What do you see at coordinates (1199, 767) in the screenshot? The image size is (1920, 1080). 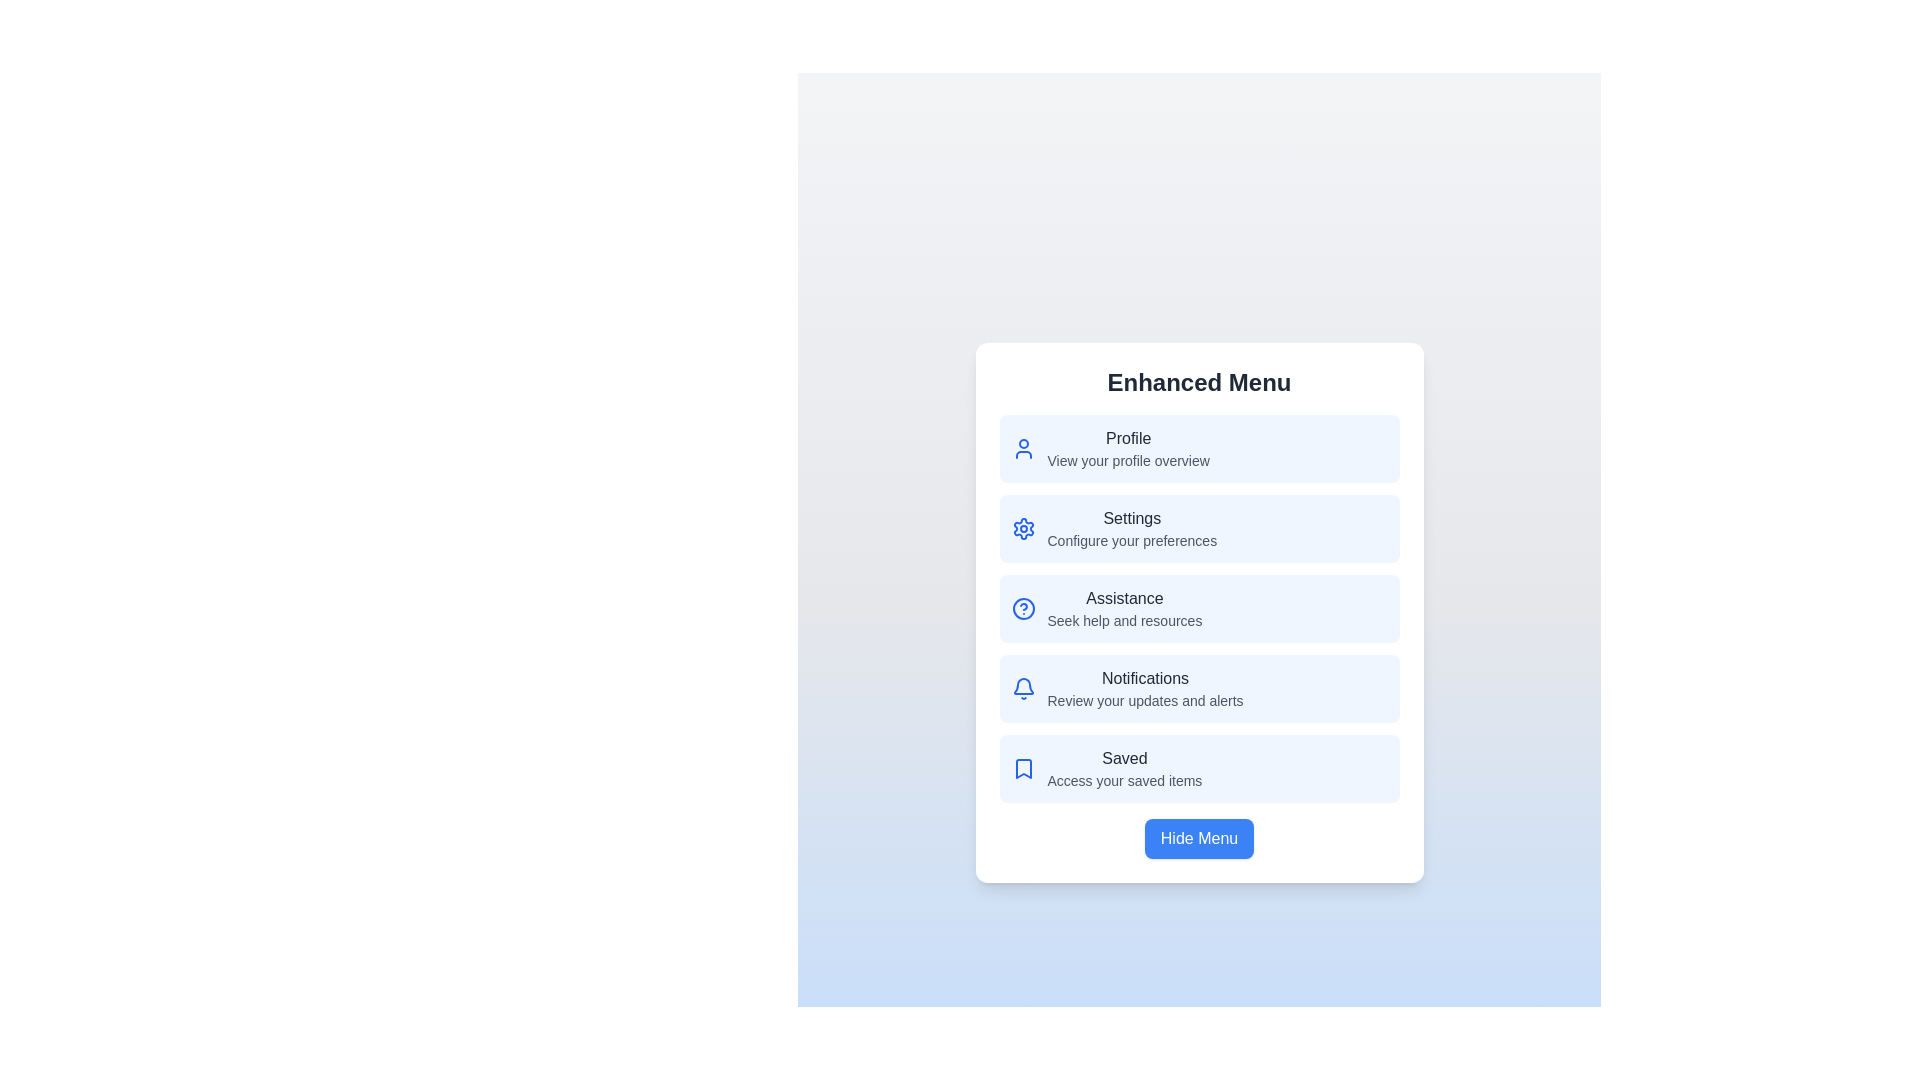 I see `the menu item labeled Saved to see its hover effect` at bounding box center [1199, 767].